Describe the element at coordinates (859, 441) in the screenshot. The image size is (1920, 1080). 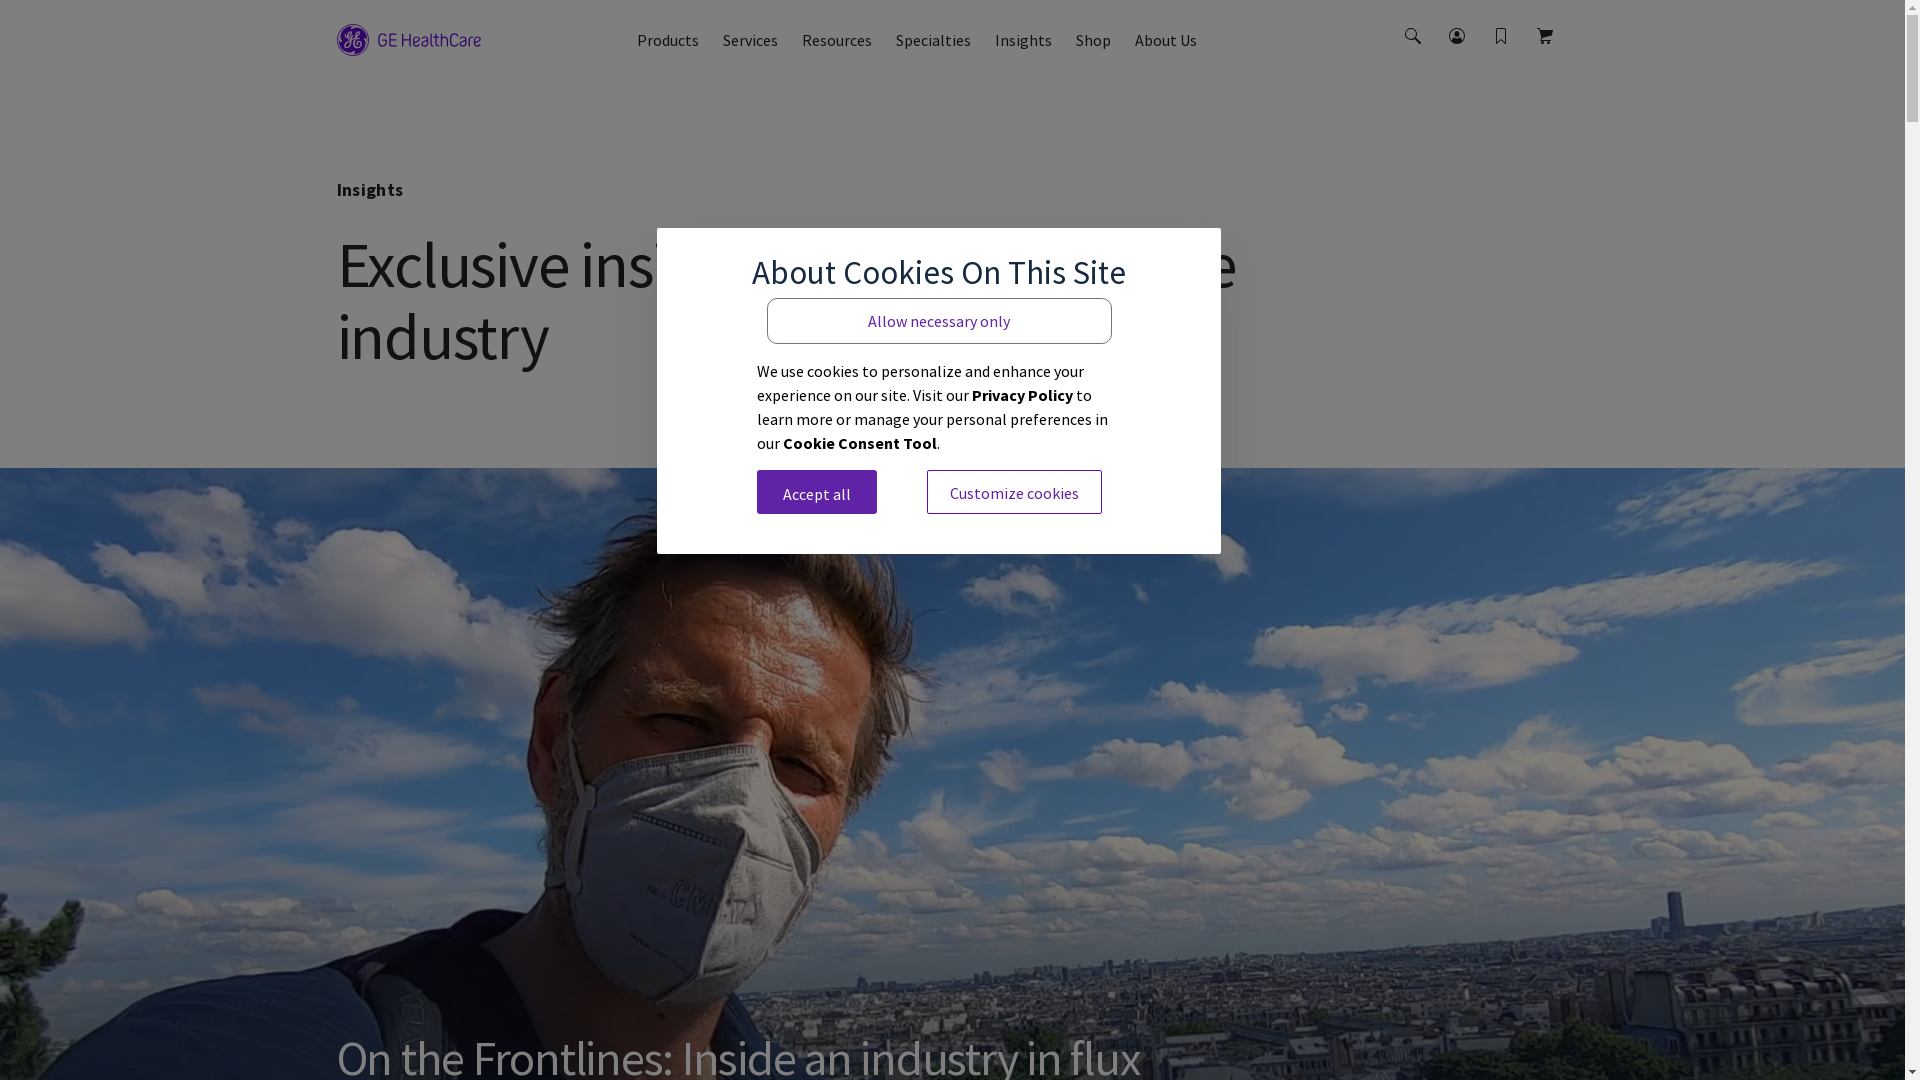
I see `'Cookie Consent Tool'` at that location.